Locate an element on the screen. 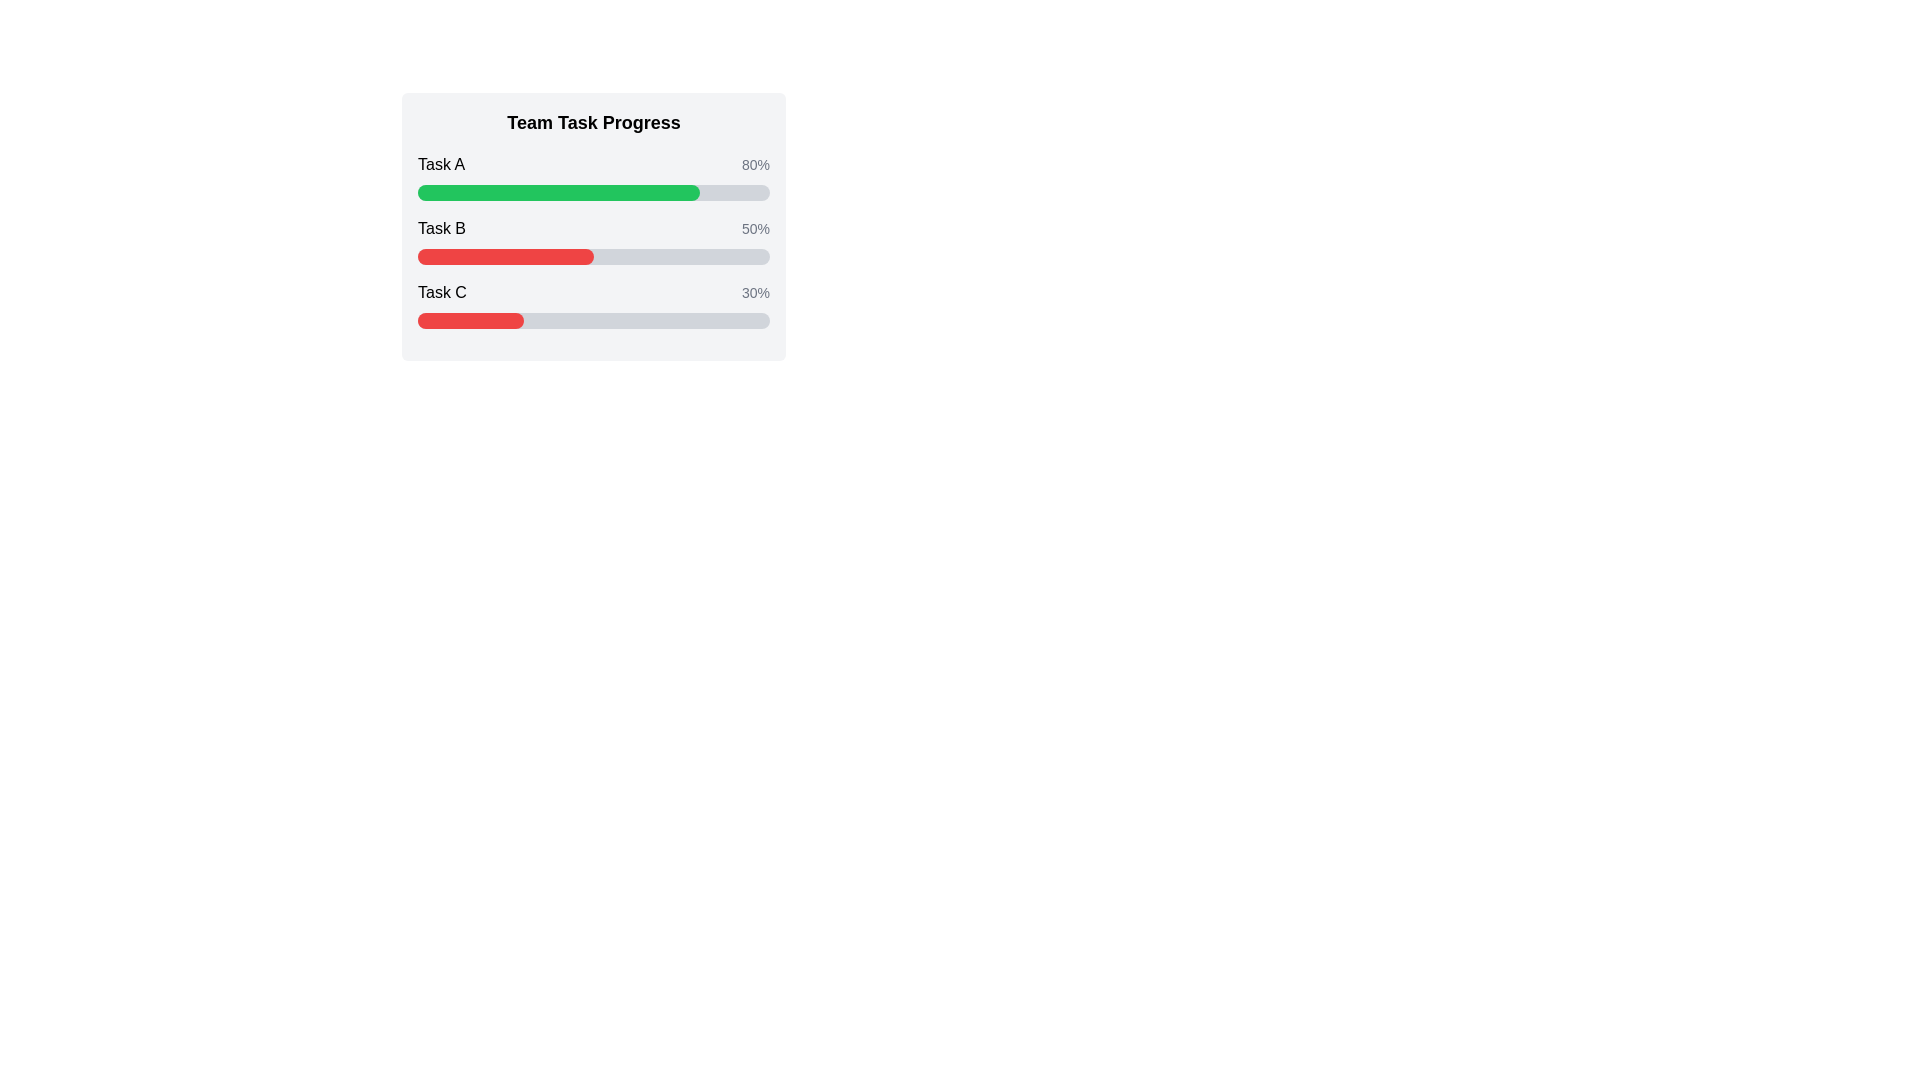 The image size is (1920, 1080). the Progress Bar Component titled 'Team Task Progress' is located at coordinates (593, 226).